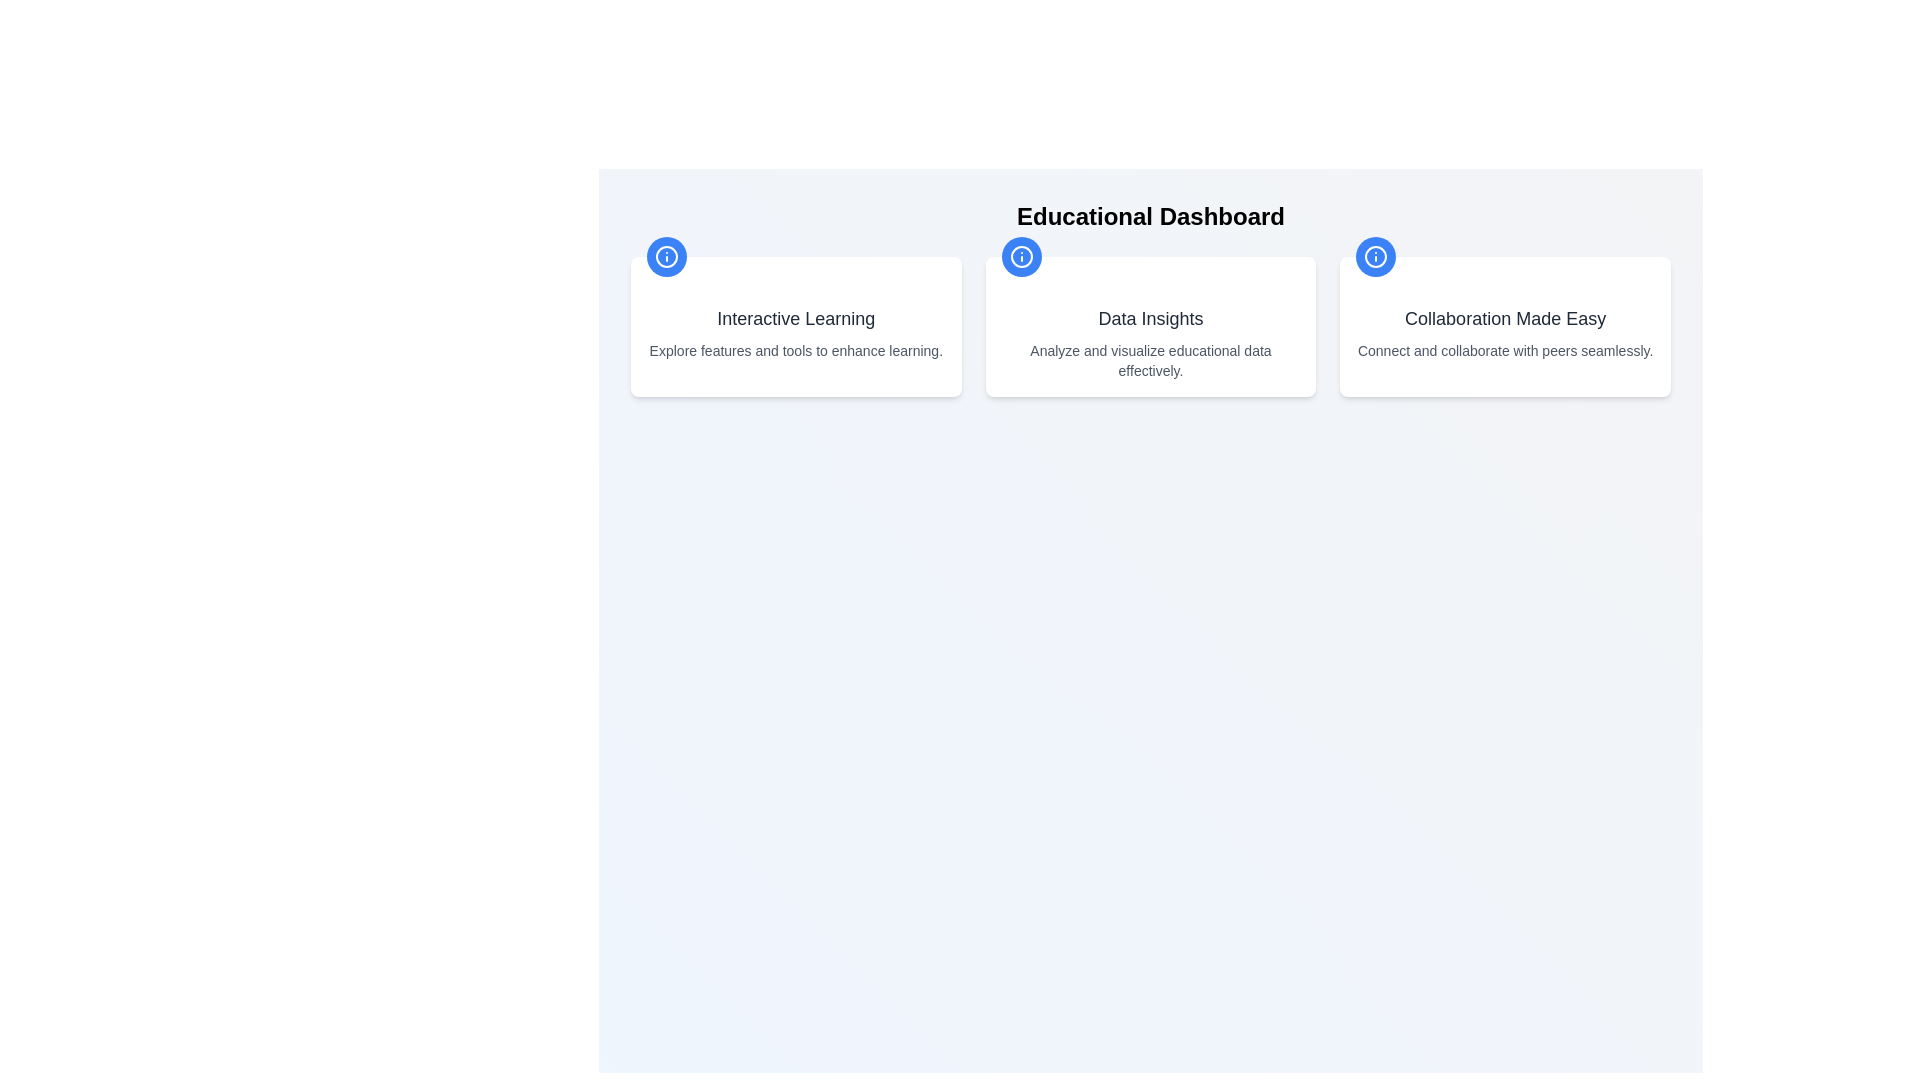  I want to click on the text snippet that reads 'Analyze and visualize educational data effectively,' which is styled in small gray font and located below the title 'Data Insights' within the card-like UI component, so click(1151, 361).